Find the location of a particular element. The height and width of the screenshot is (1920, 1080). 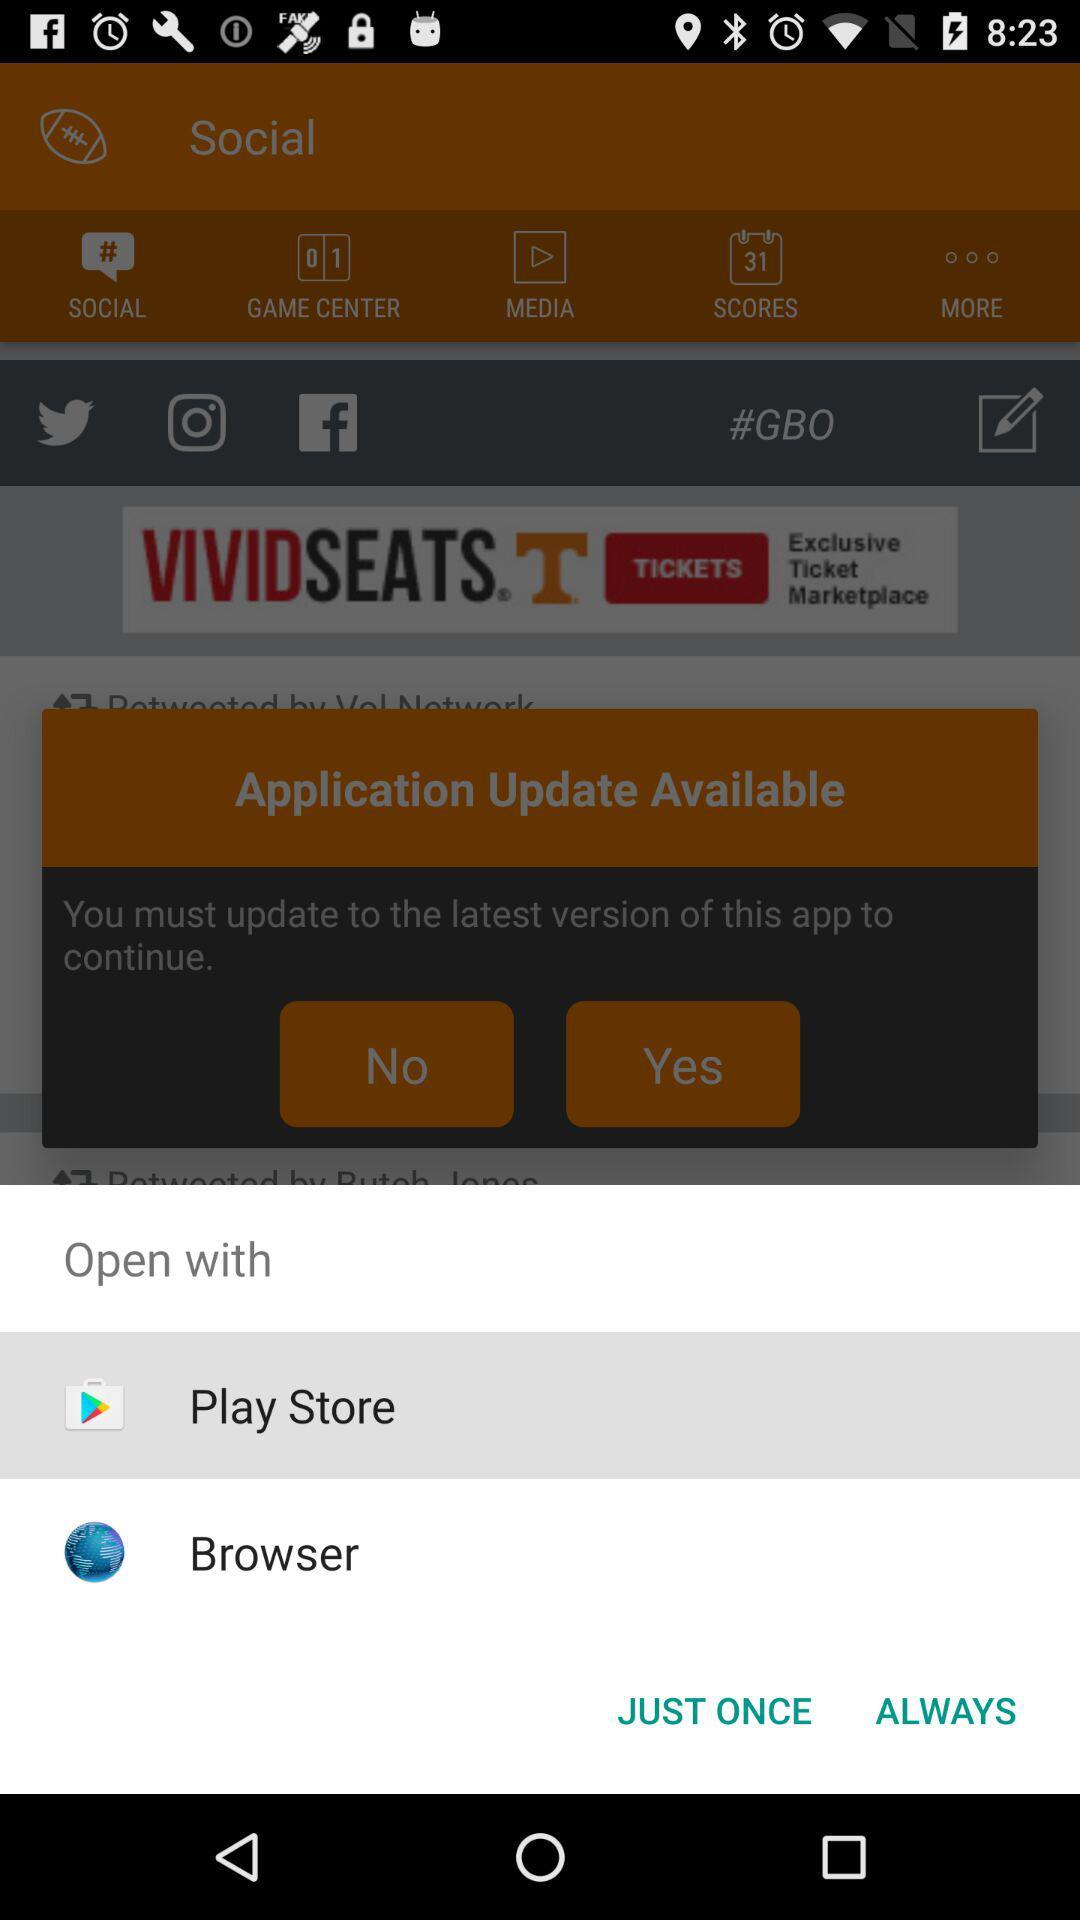

the icon next to just once button is located at coordinates (945, 1708).